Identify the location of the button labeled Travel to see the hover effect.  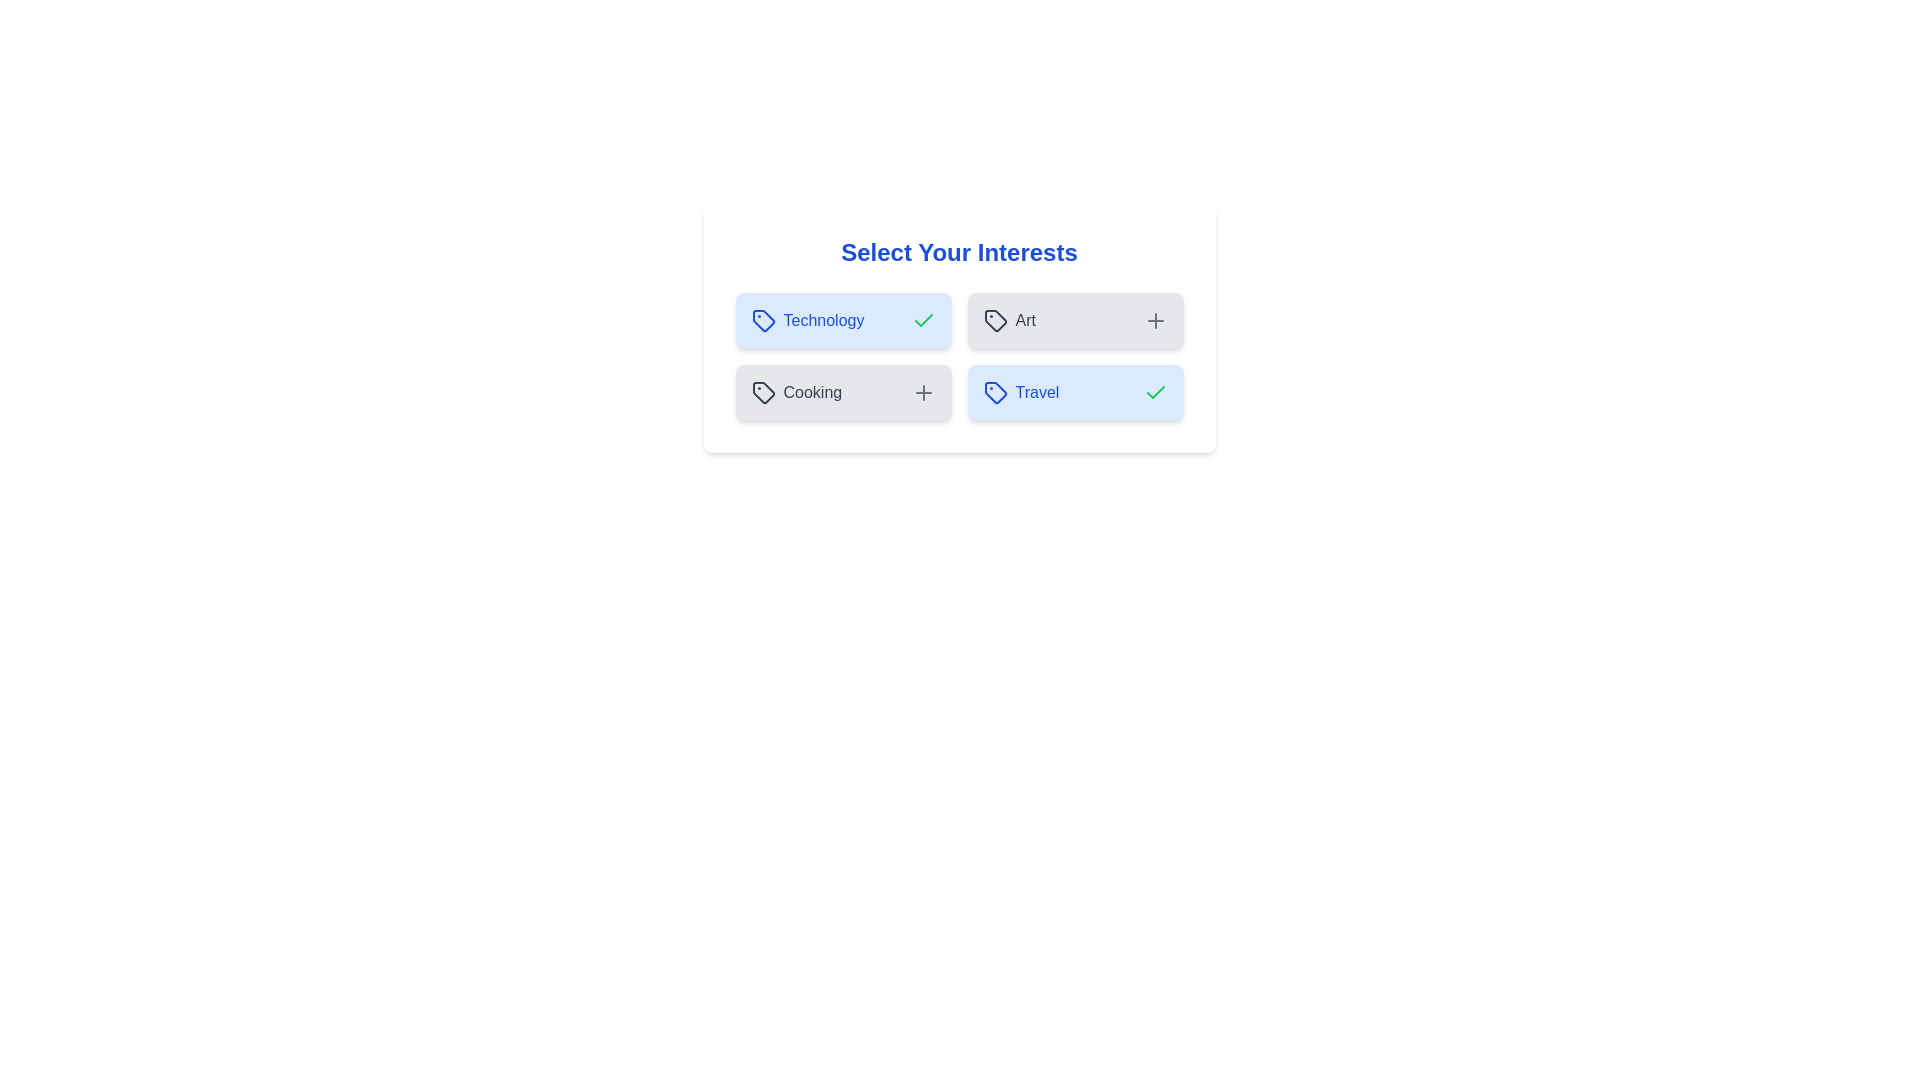
(1074, 393).